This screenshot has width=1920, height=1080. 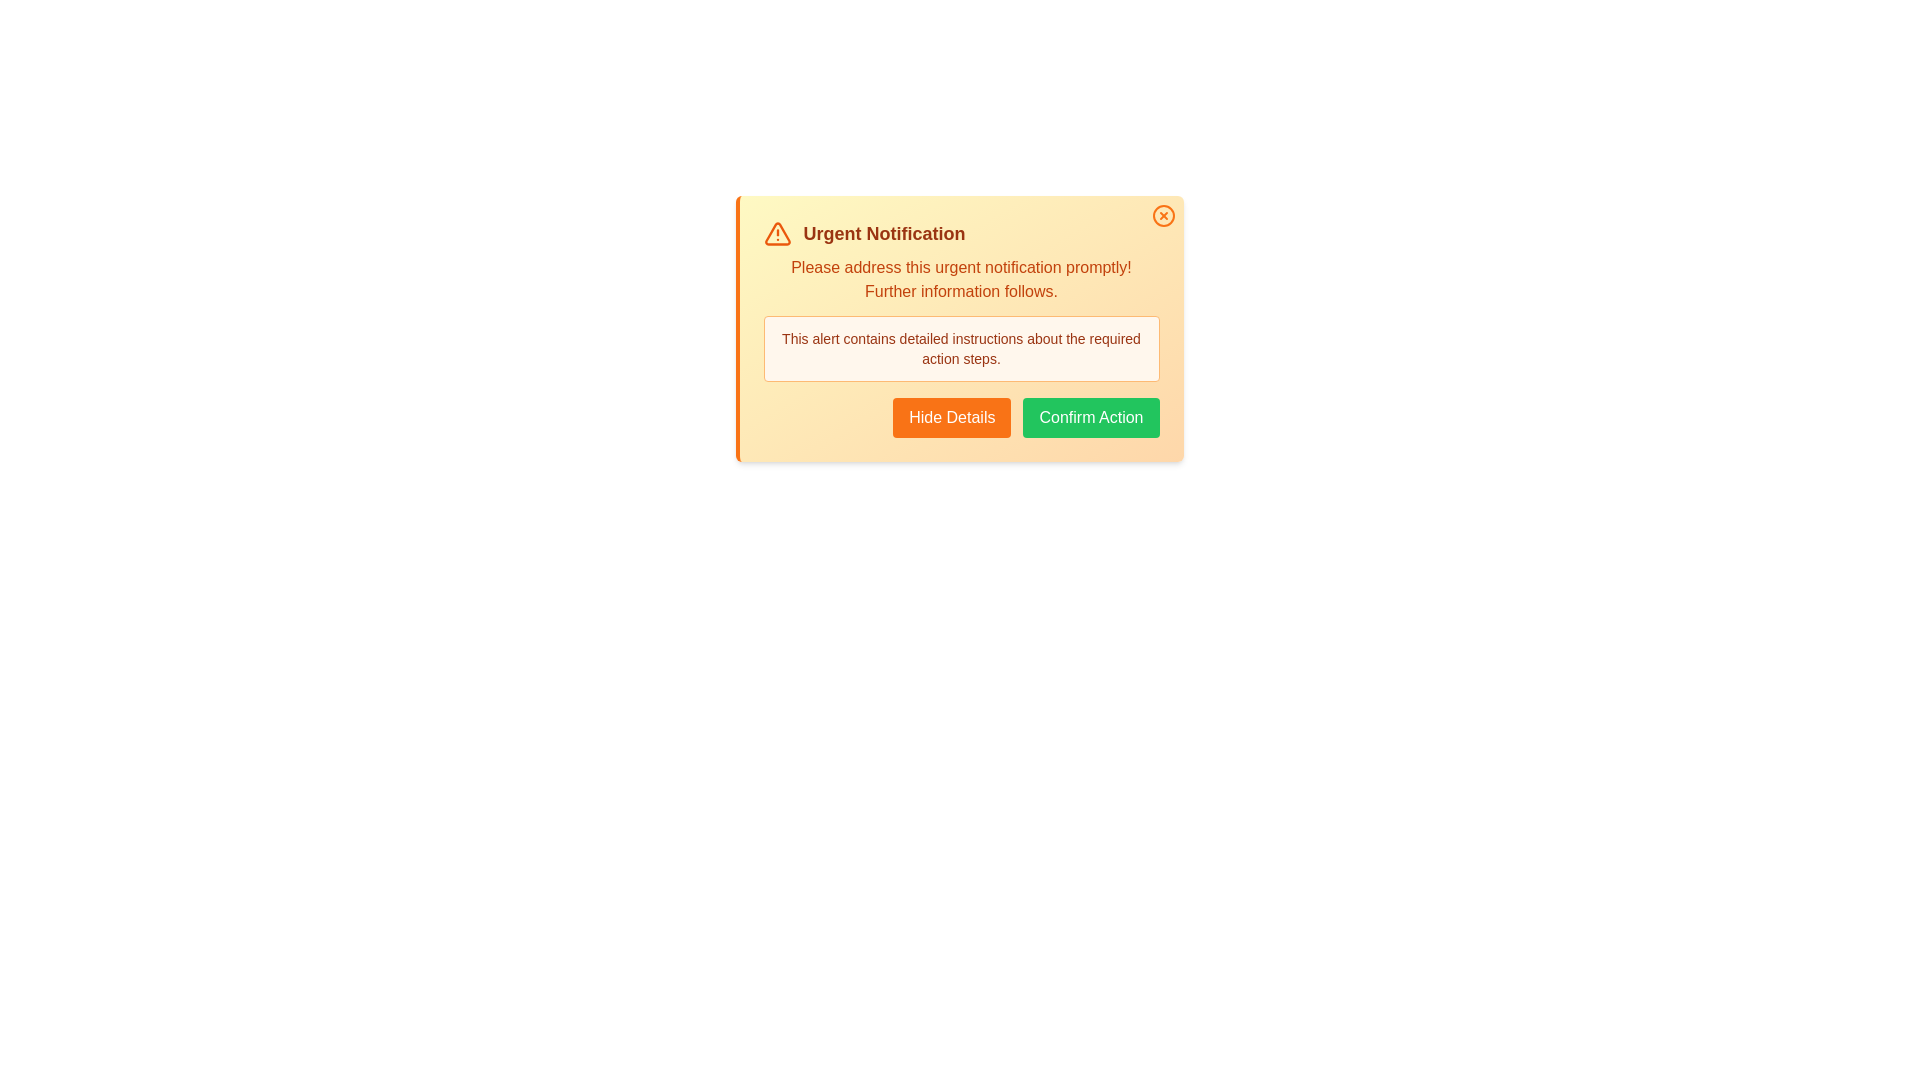 What do you see at coordinates (950, 416) in the screenshot?
I see `the 'Hide Details' button to toggle the visibility of the details section` at bounding box center [950, 416].